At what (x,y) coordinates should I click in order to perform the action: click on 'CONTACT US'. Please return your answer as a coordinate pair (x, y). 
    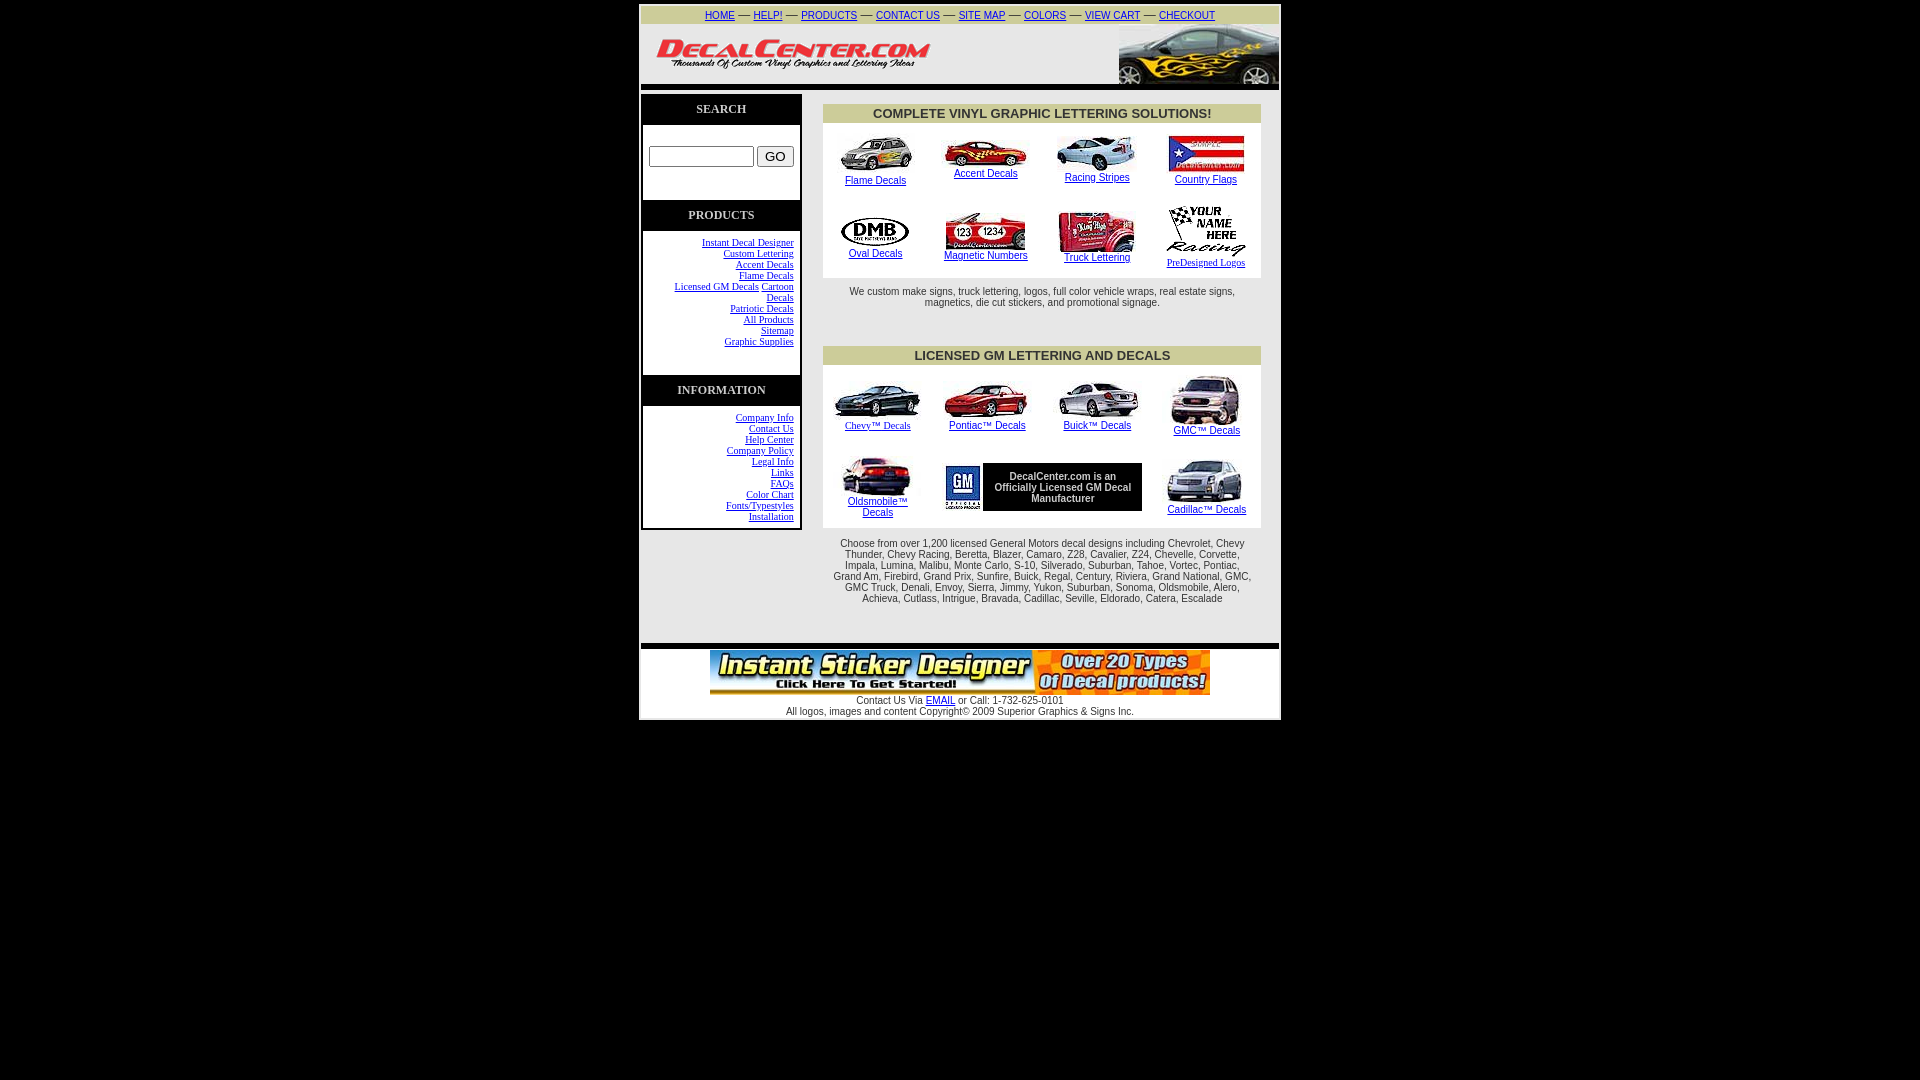
    Looking at the image, I should click on (906, 15).